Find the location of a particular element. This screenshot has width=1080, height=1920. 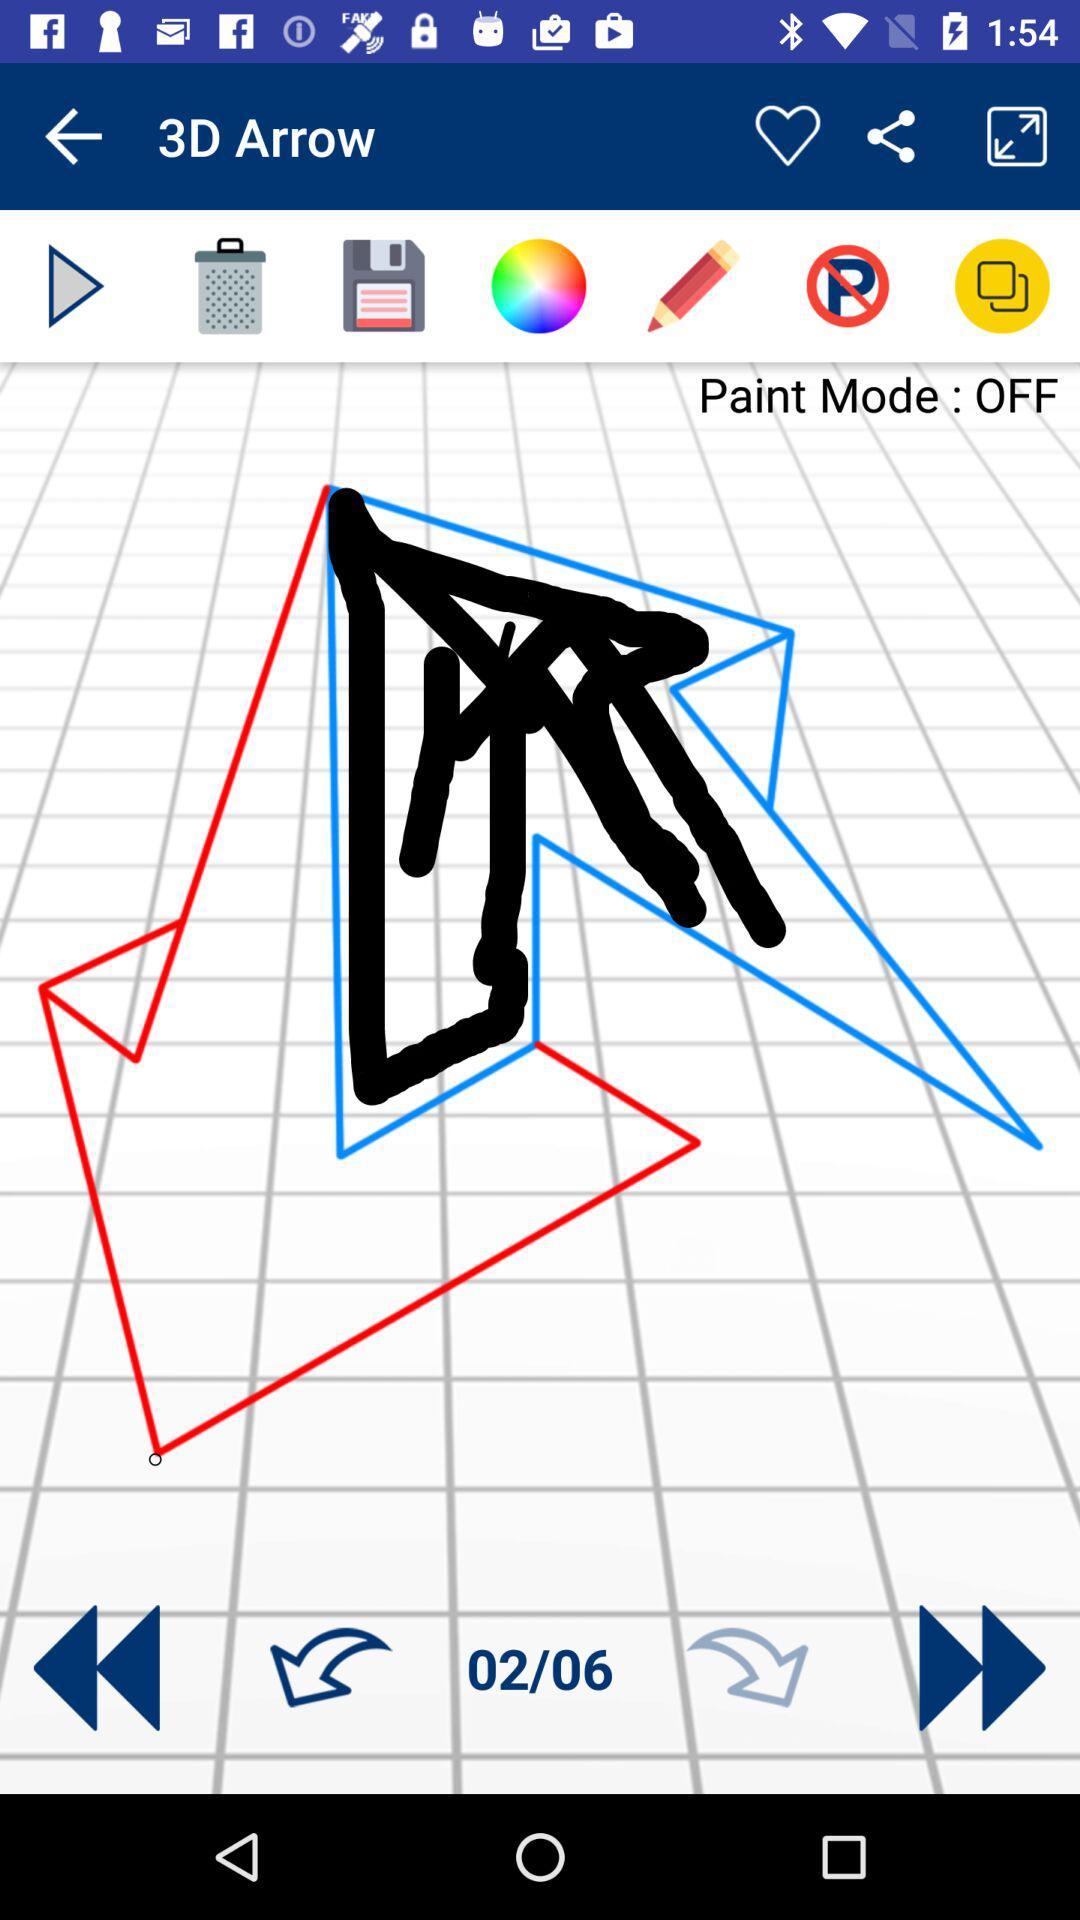

minimize/maximize page is located at coordinates (1002, 285).